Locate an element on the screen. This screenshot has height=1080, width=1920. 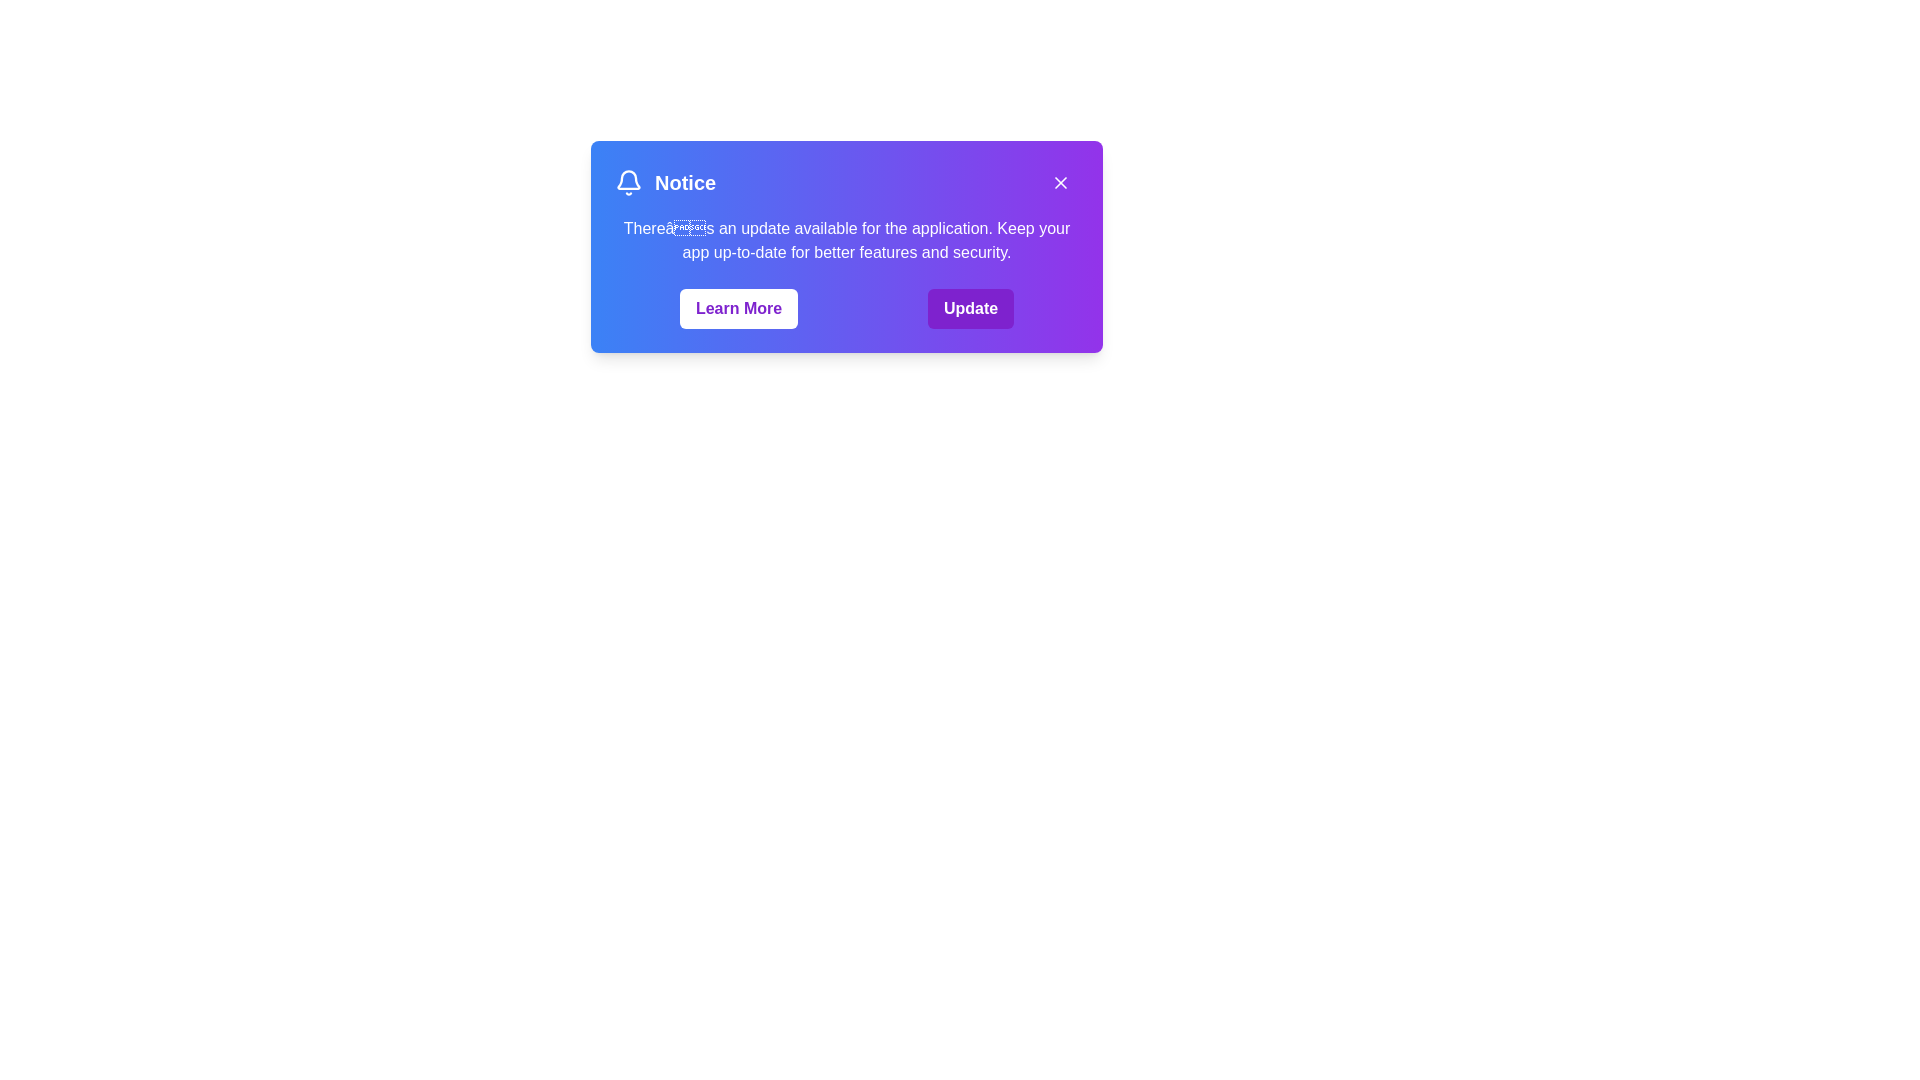
the close button to close the alert is located at coordinates (1059, 182).